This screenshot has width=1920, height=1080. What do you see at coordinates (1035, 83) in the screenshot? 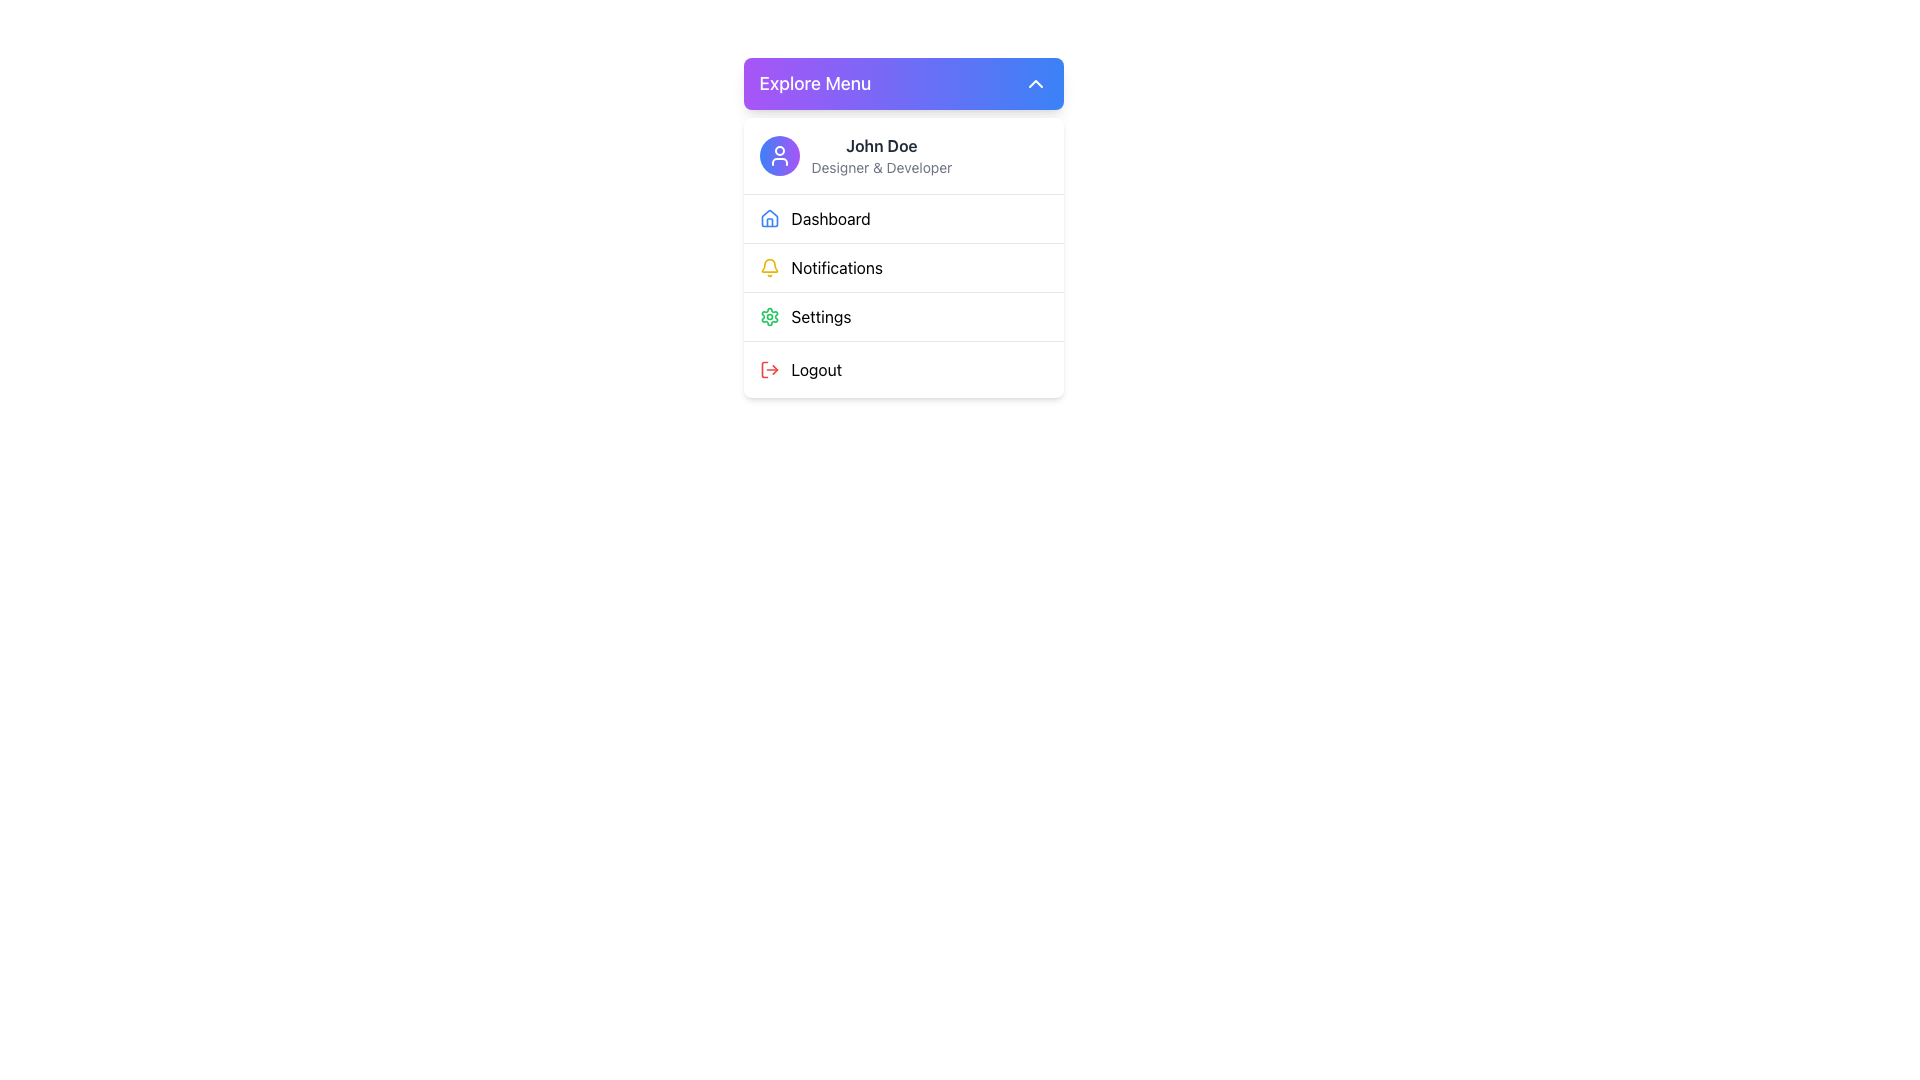
I see `the small downward-facing chevron icon located at the far-right end of the 'Explore Menu' button` at bounding box center [1035, 83].